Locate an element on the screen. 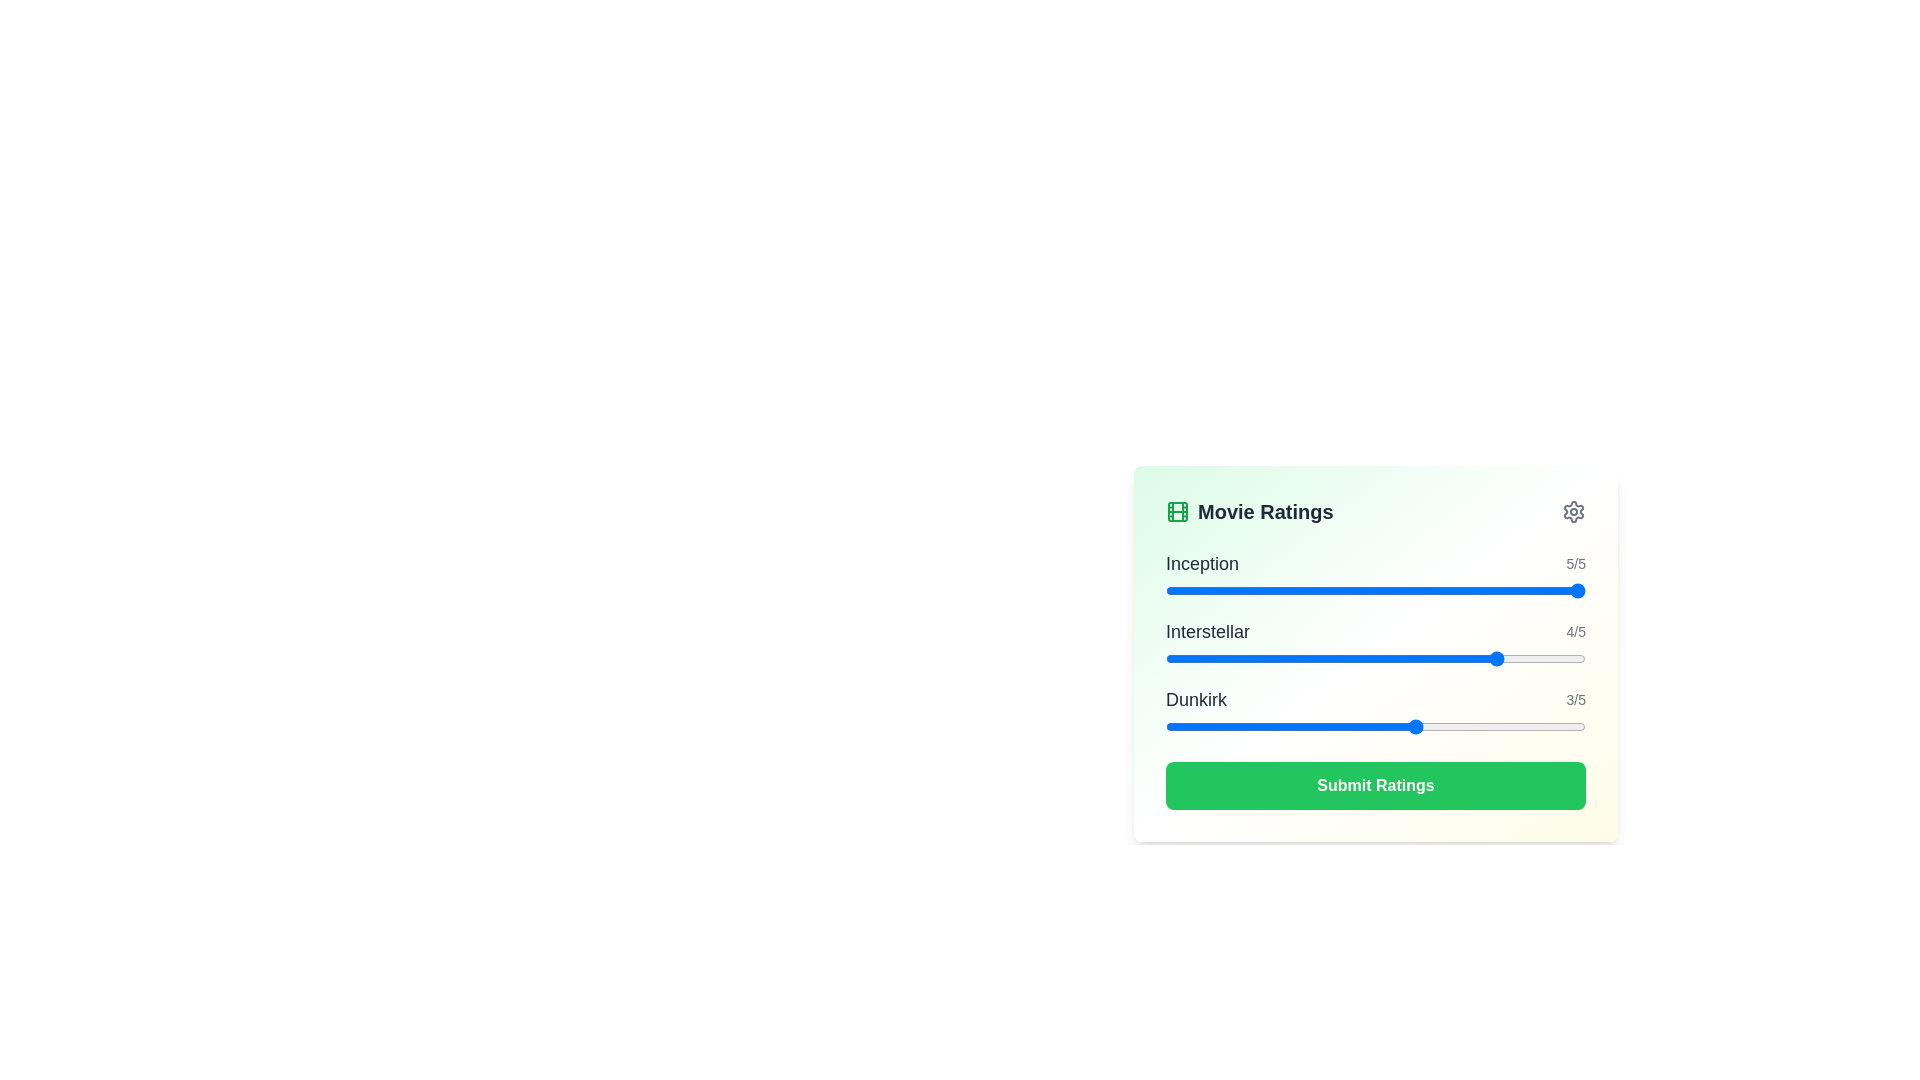 This screenshot has width=1920, height=1080. the rating for Dunkirk is located at coordinates (1166, 726).